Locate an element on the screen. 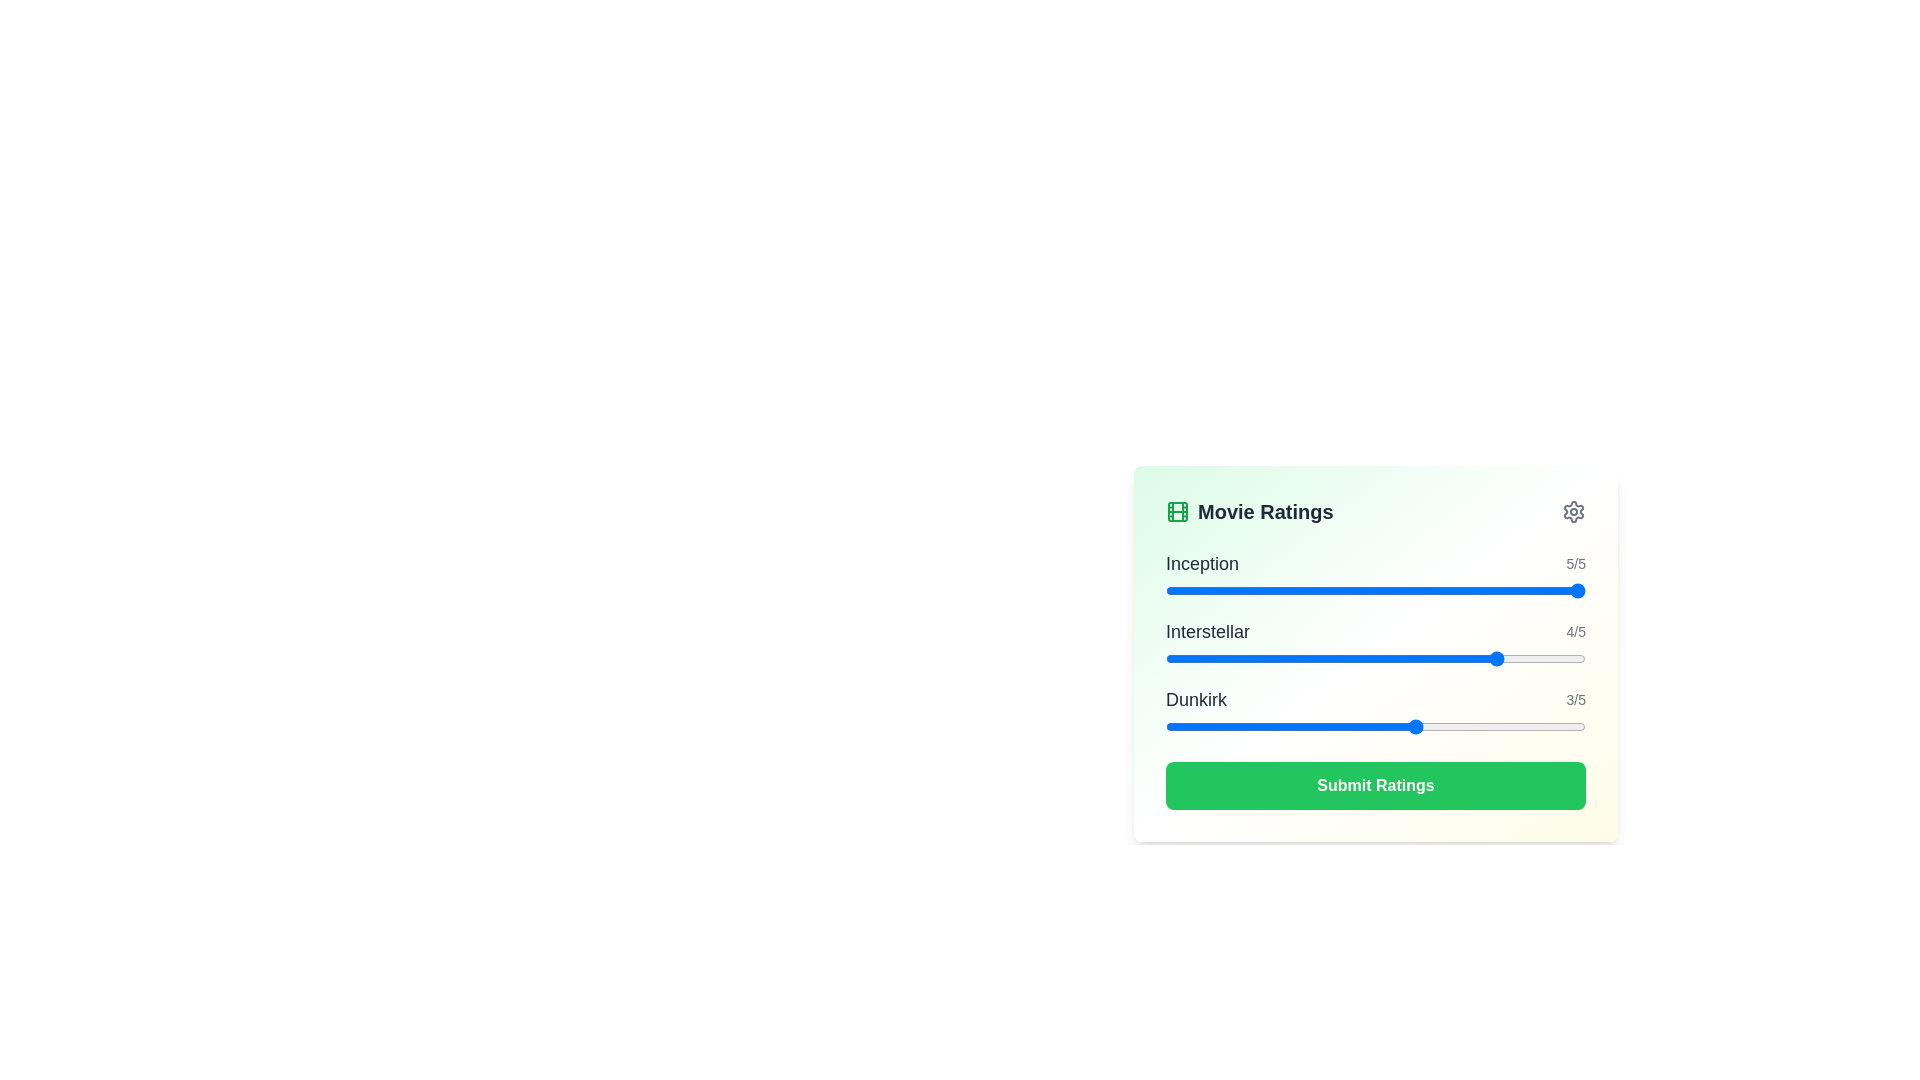 This screenshot has width=1920, height=1080. the rating for Dunkirk is located at coordinates (1166, 726).